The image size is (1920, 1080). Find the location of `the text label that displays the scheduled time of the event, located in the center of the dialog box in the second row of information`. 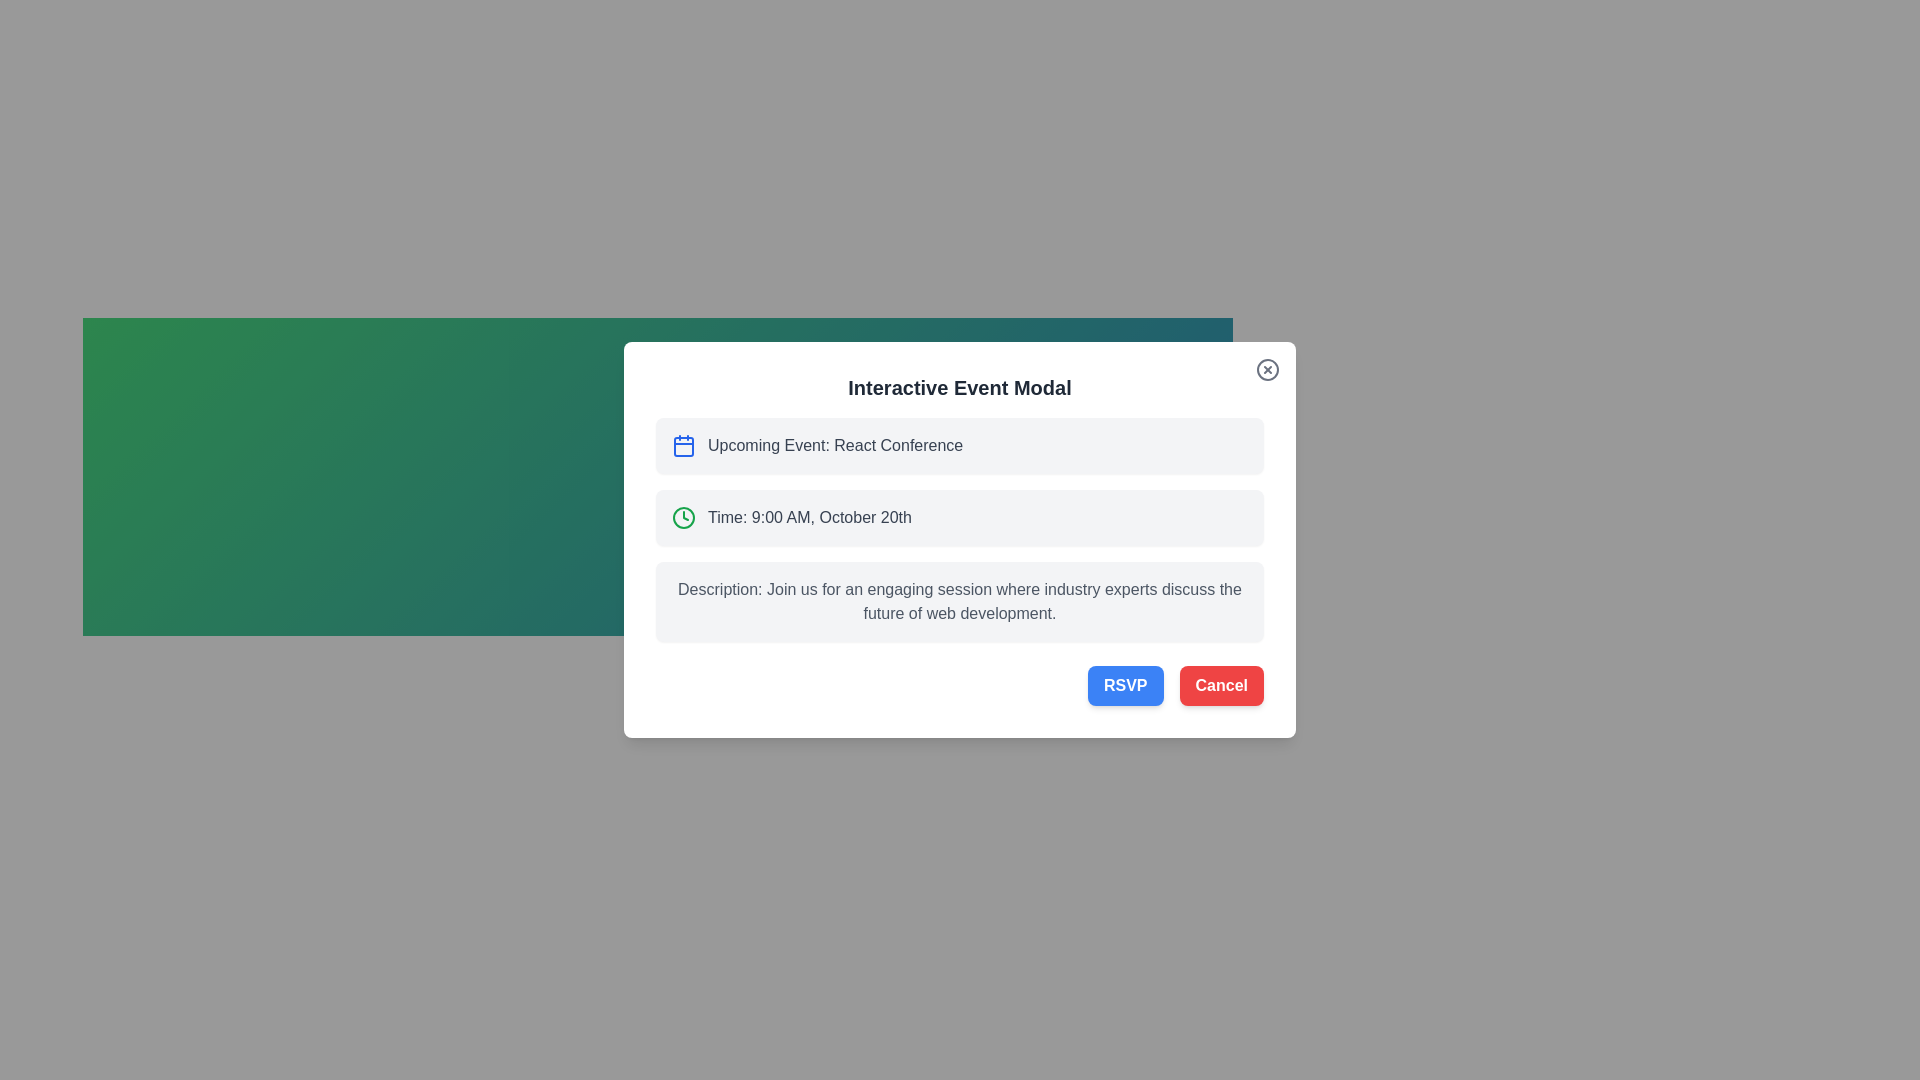

the text label that displays the scheduled time of the event, located in the center of the dialog box in the second row of information is located at coordinates (810, 516).